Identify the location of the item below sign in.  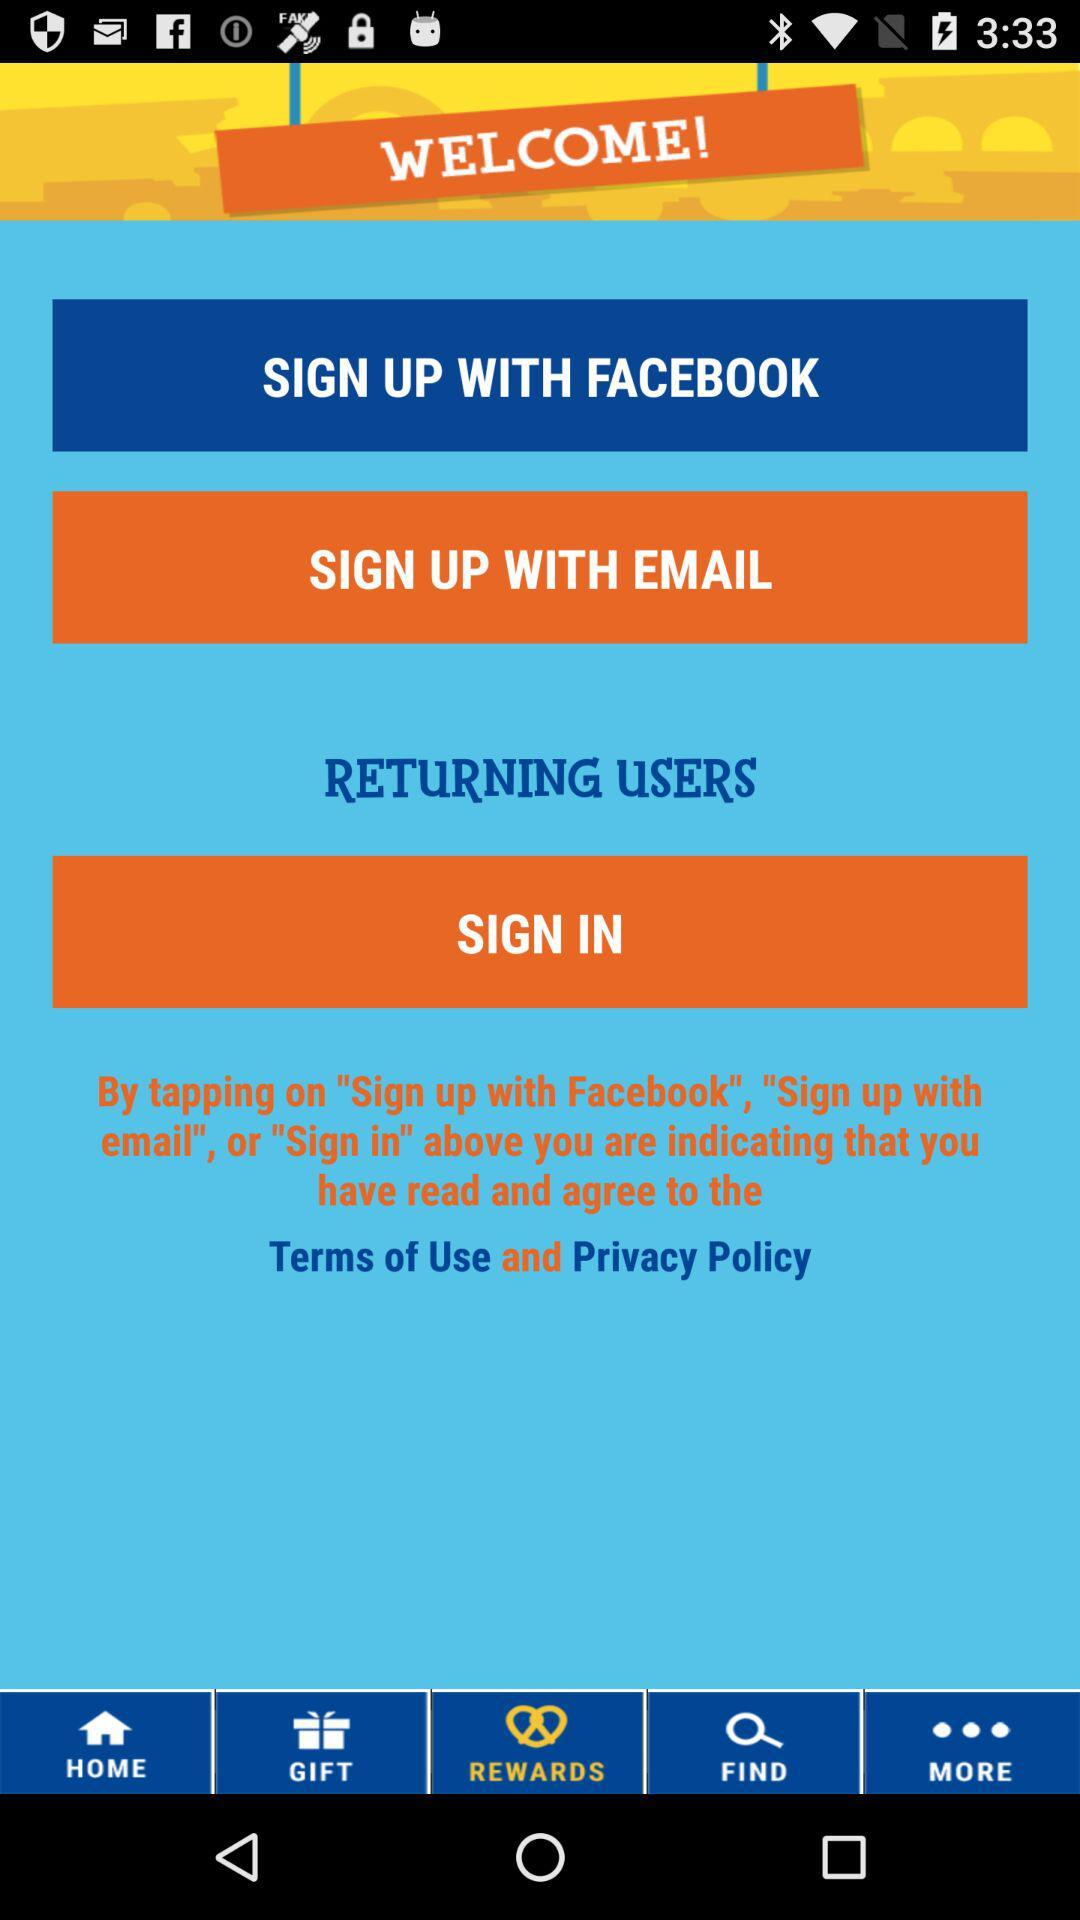
(690, 1261).